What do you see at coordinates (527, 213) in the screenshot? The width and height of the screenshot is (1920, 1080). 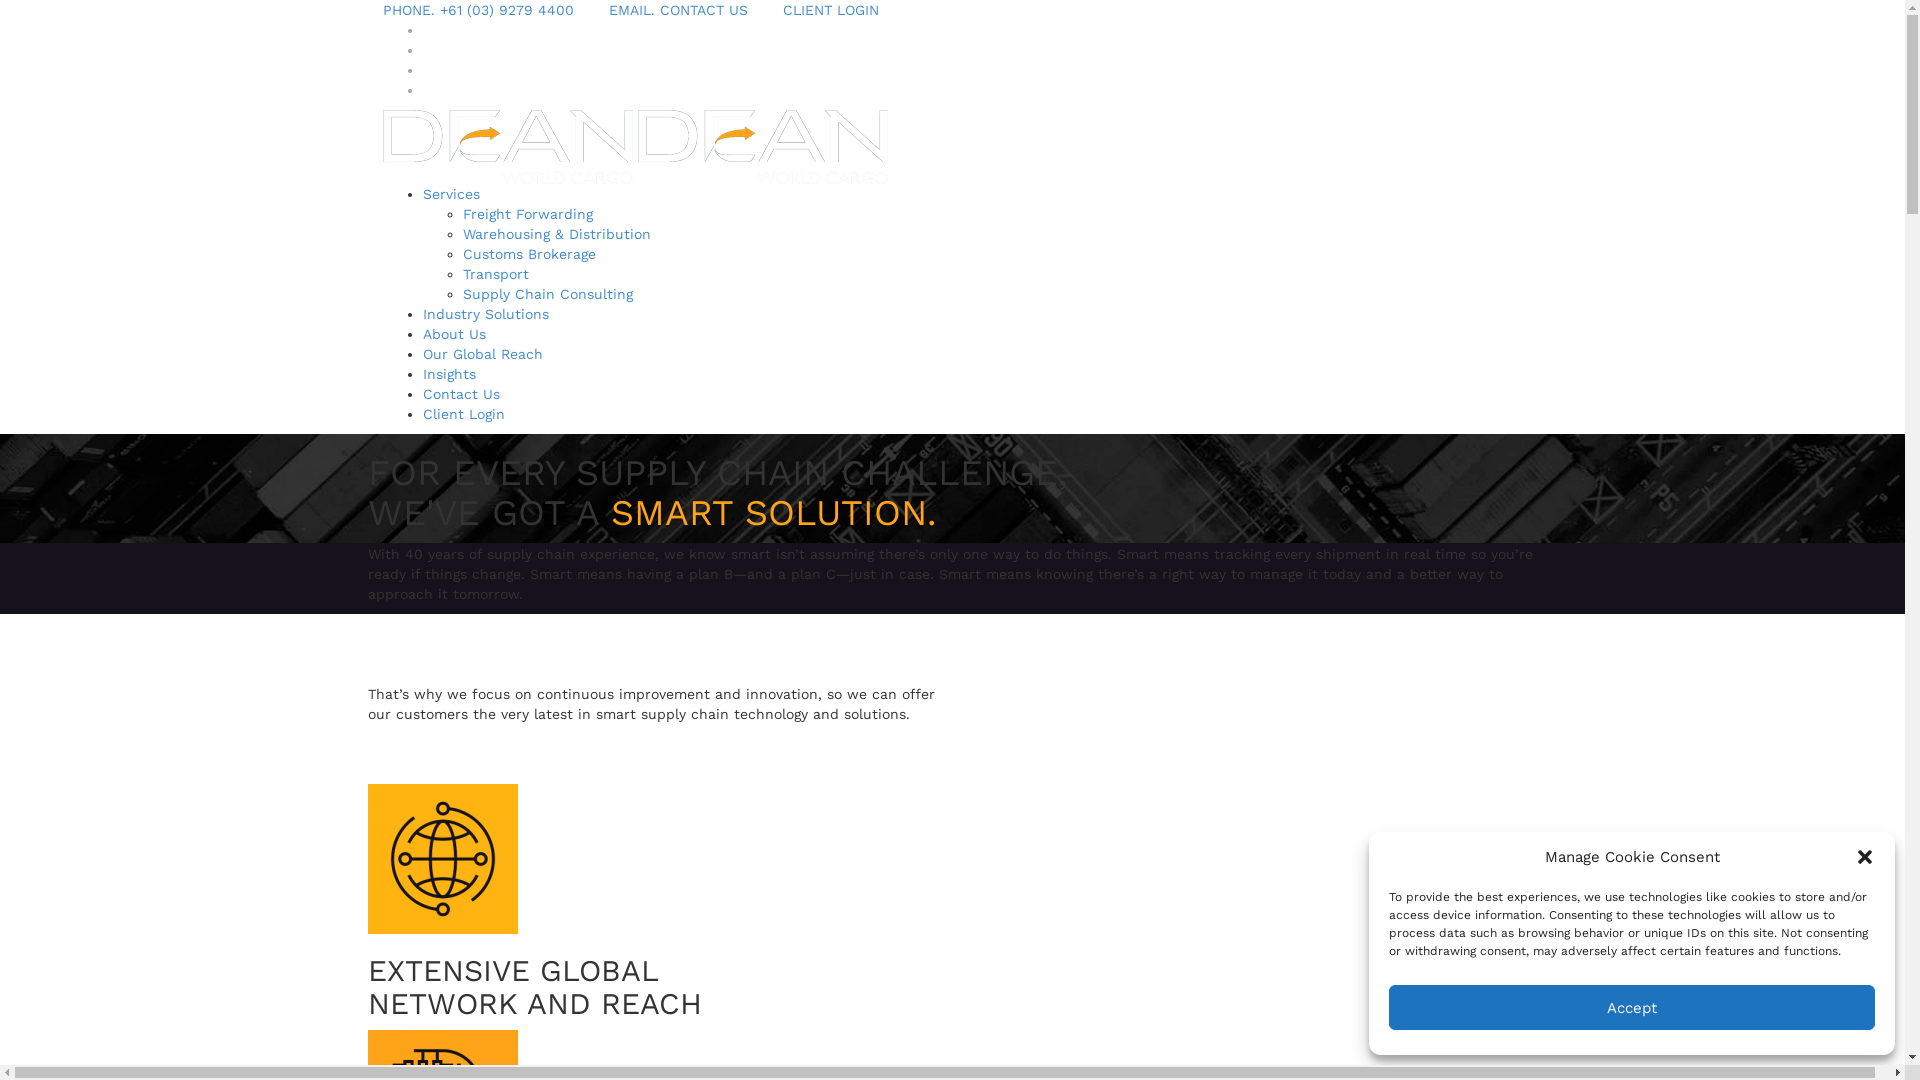 I see `'Freight Forwarding'` at bounding box center [527, 213].